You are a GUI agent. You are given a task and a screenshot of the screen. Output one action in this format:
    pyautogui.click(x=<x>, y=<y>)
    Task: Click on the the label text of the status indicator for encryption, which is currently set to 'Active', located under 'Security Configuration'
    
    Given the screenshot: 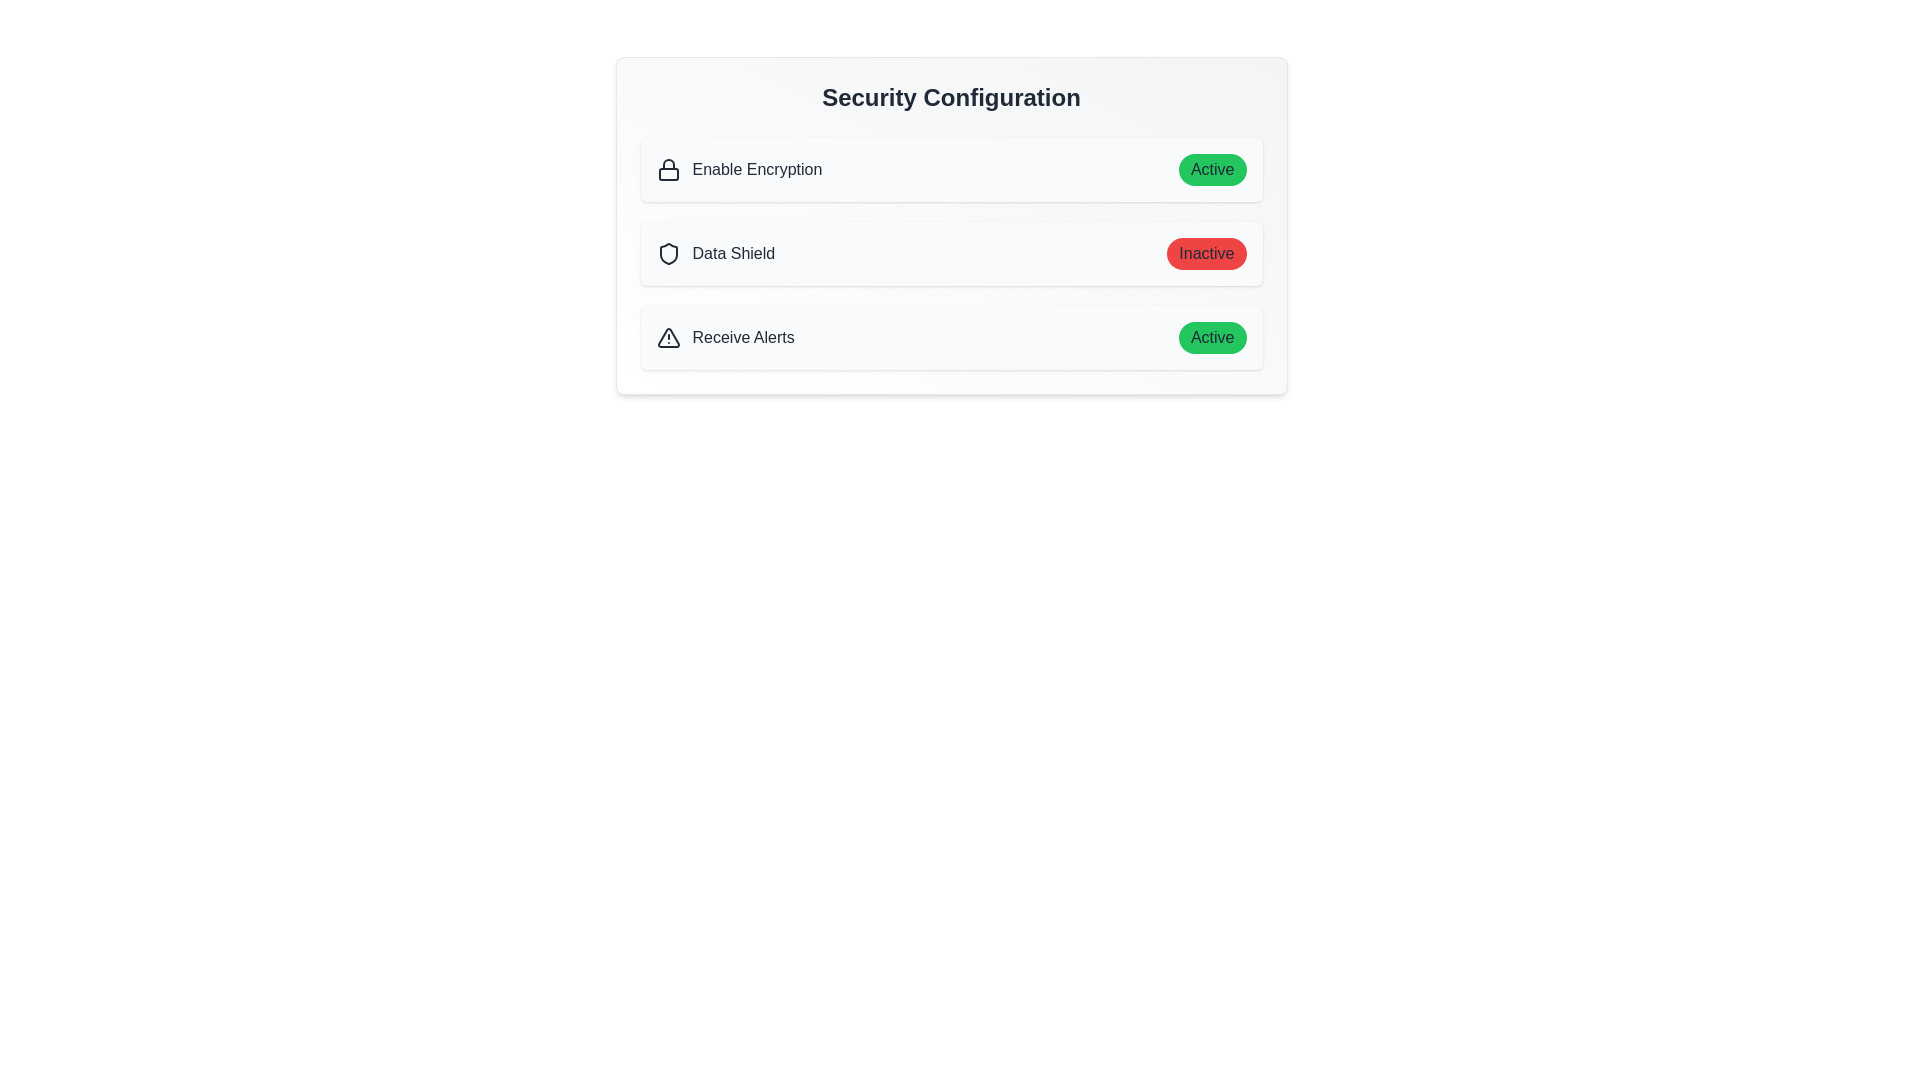 What is the action you would take?
    pyautogui.click(x=950, y=168)
    